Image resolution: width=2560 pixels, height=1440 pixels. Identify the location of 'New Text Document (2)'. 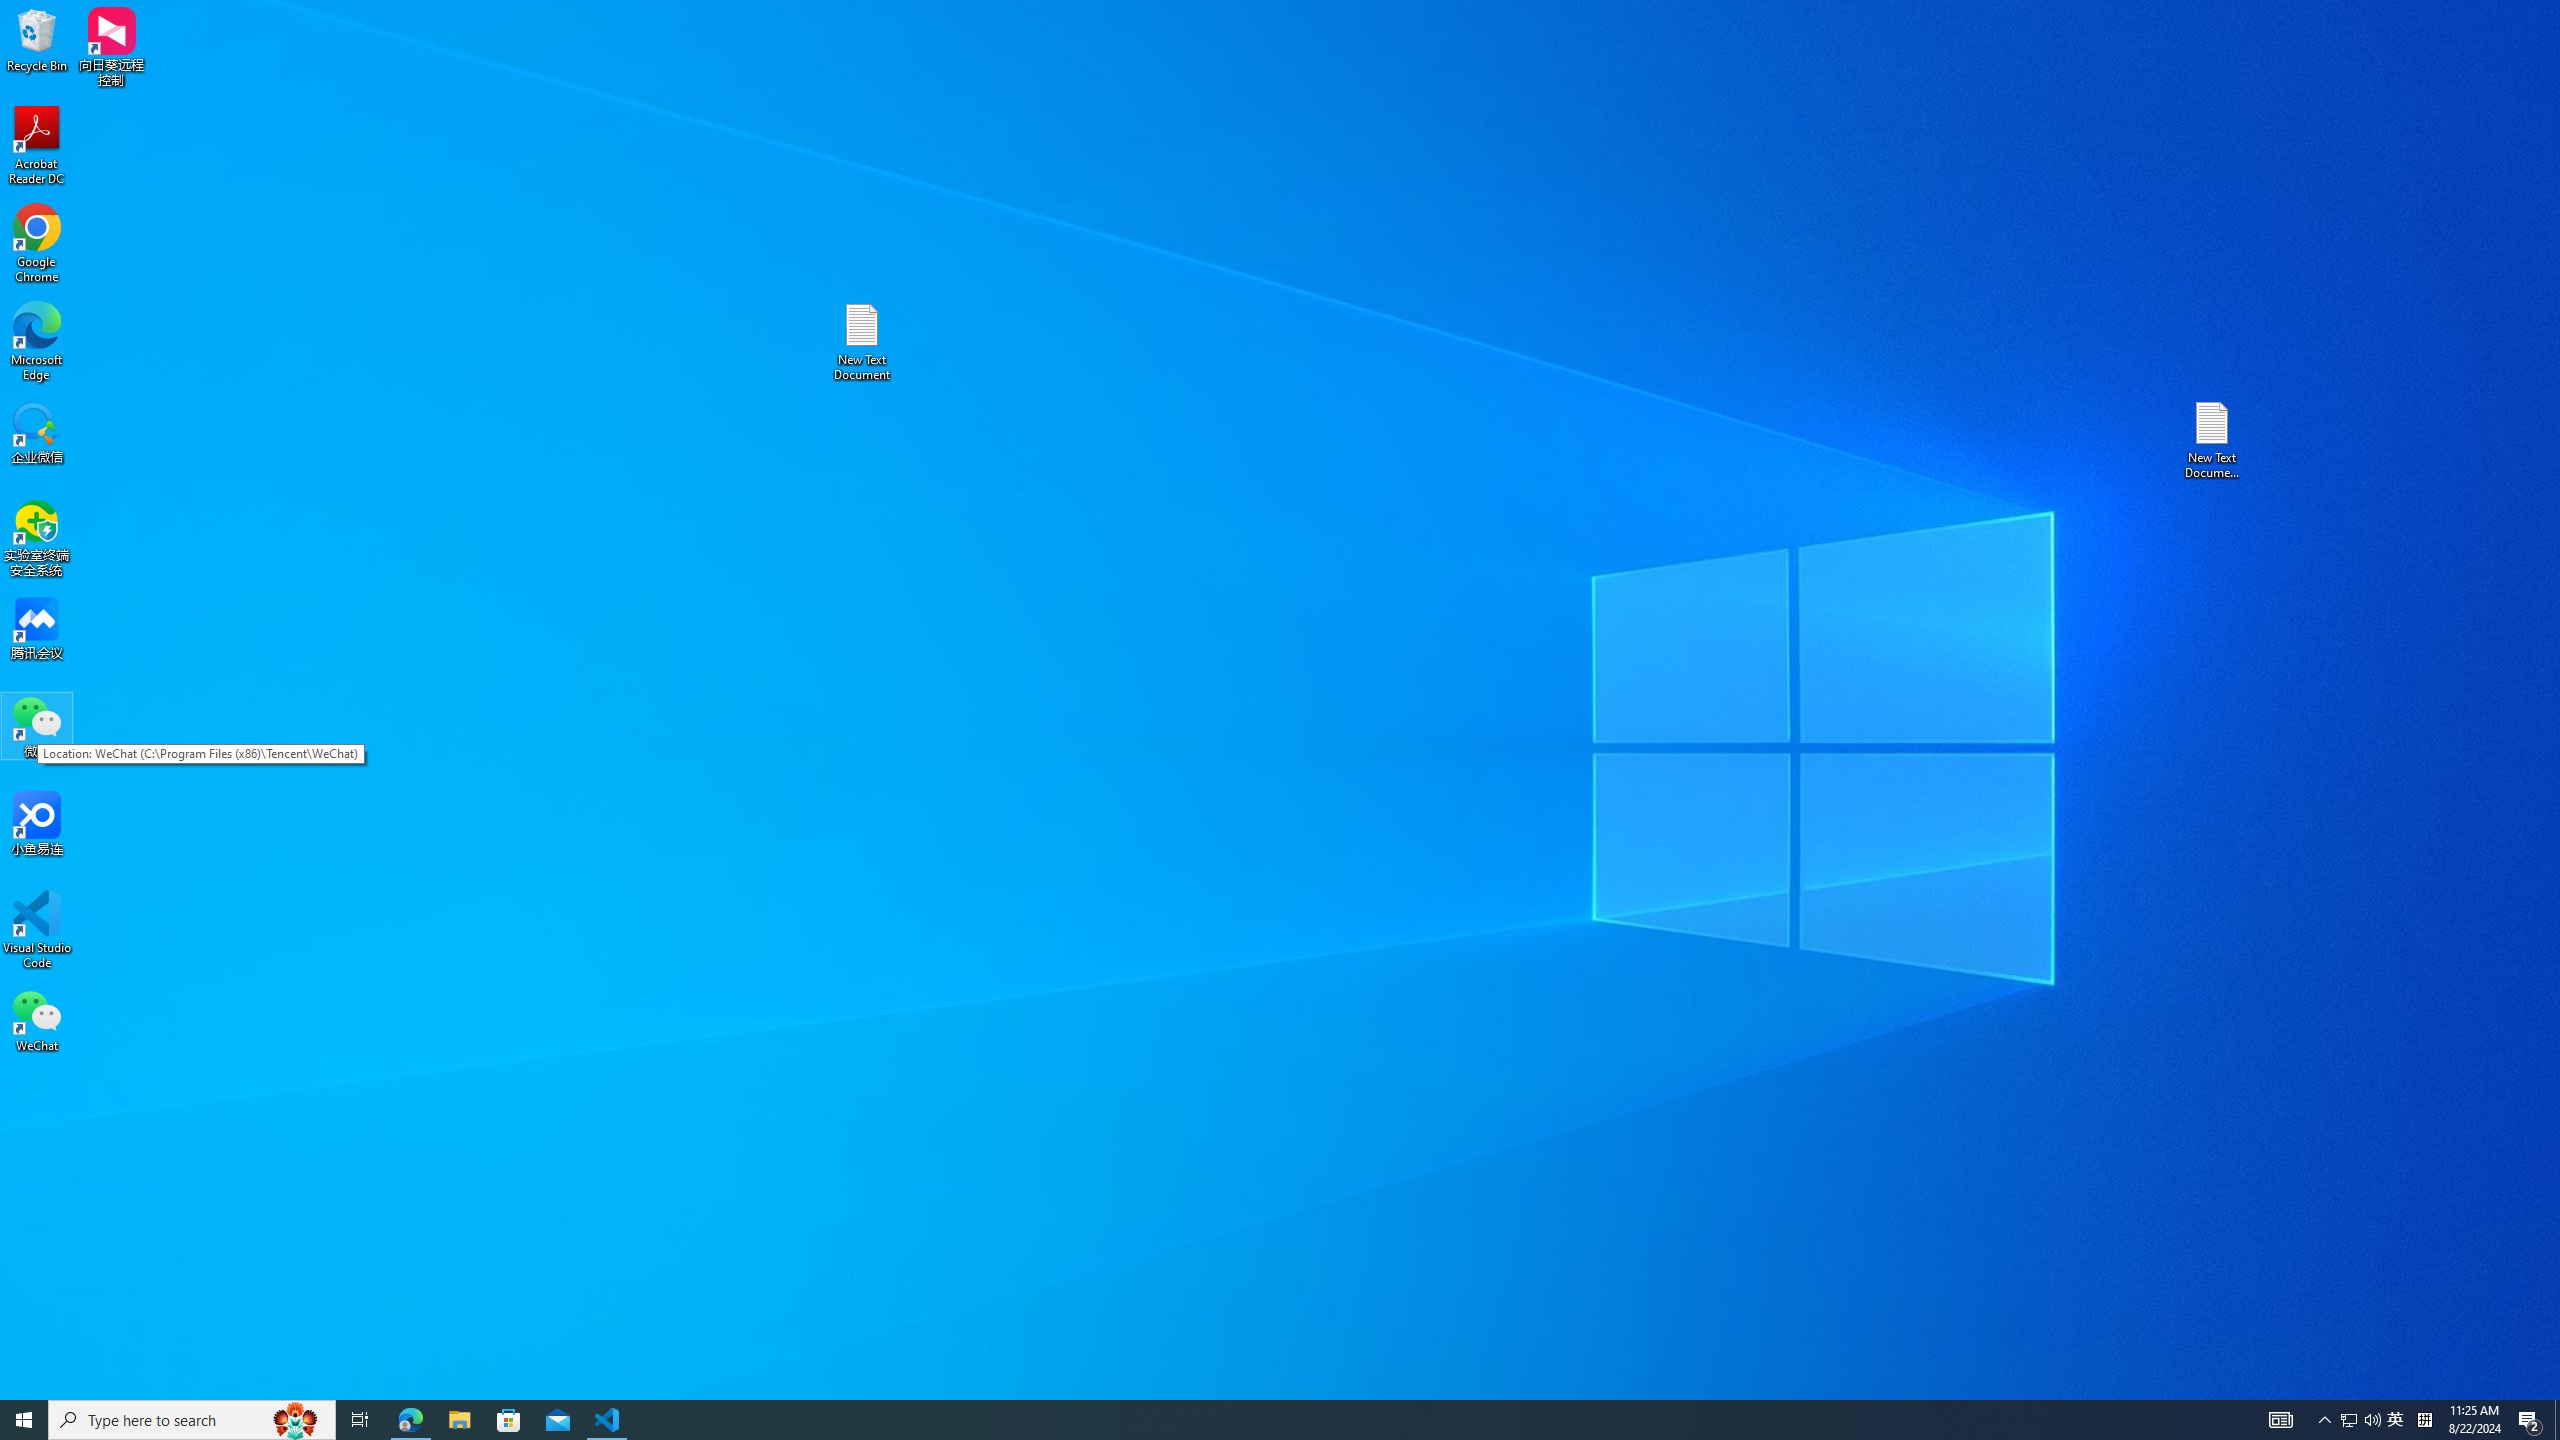
(2213, 438).